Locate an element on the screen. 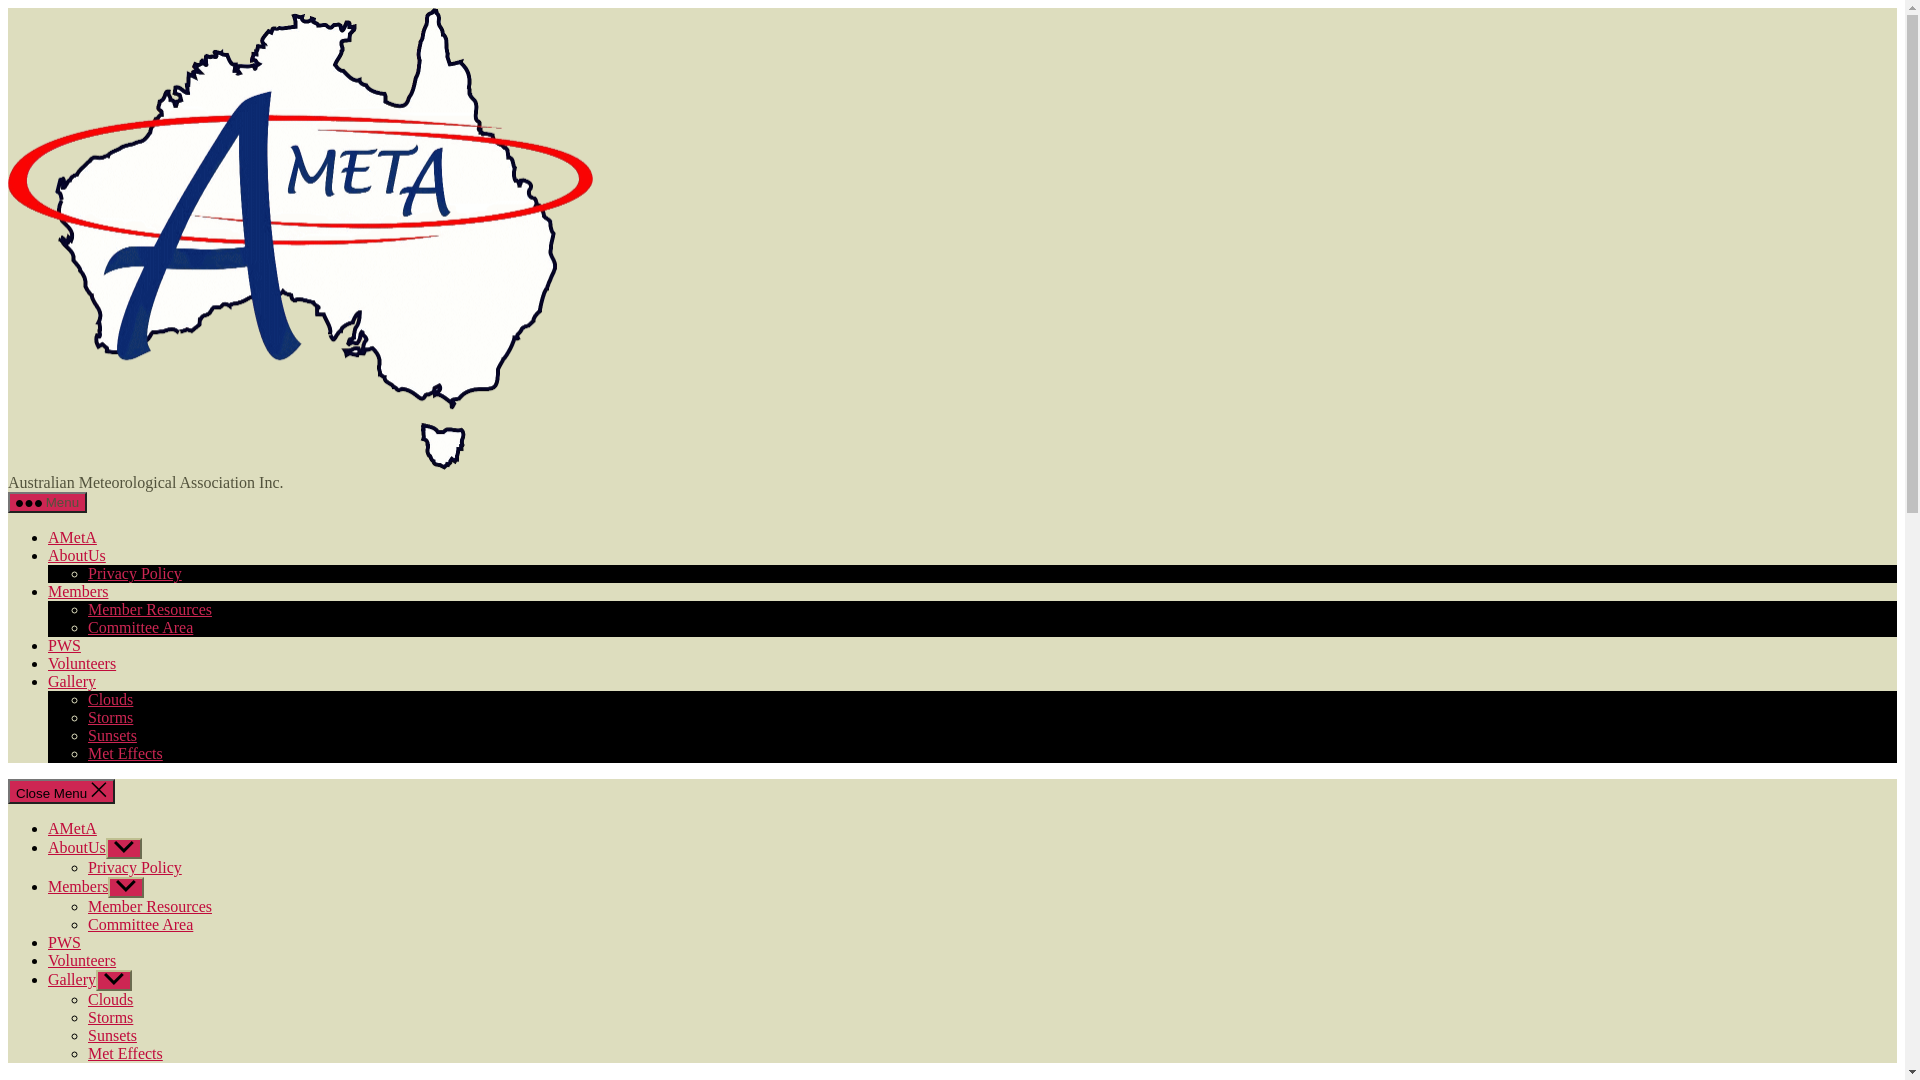  'Close Menu' is located at coordinates (61, 790).